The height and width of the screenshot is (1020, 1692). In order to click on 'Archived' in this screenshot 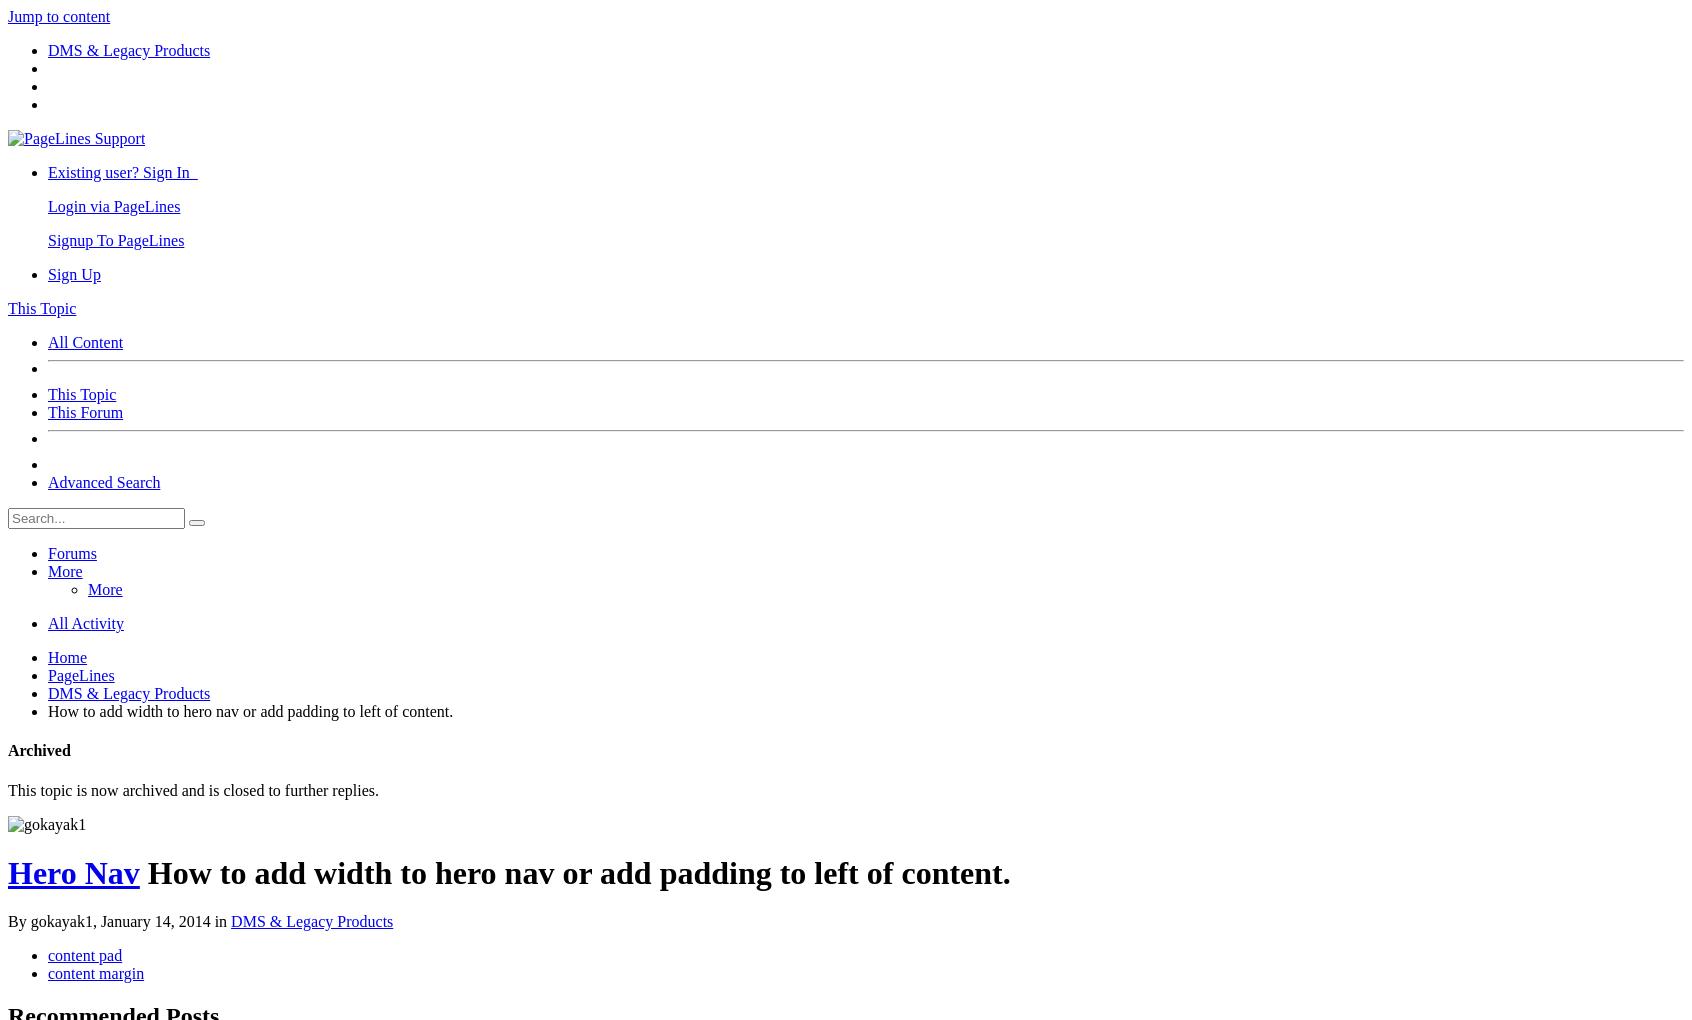, I will do `click(37, 750)`.